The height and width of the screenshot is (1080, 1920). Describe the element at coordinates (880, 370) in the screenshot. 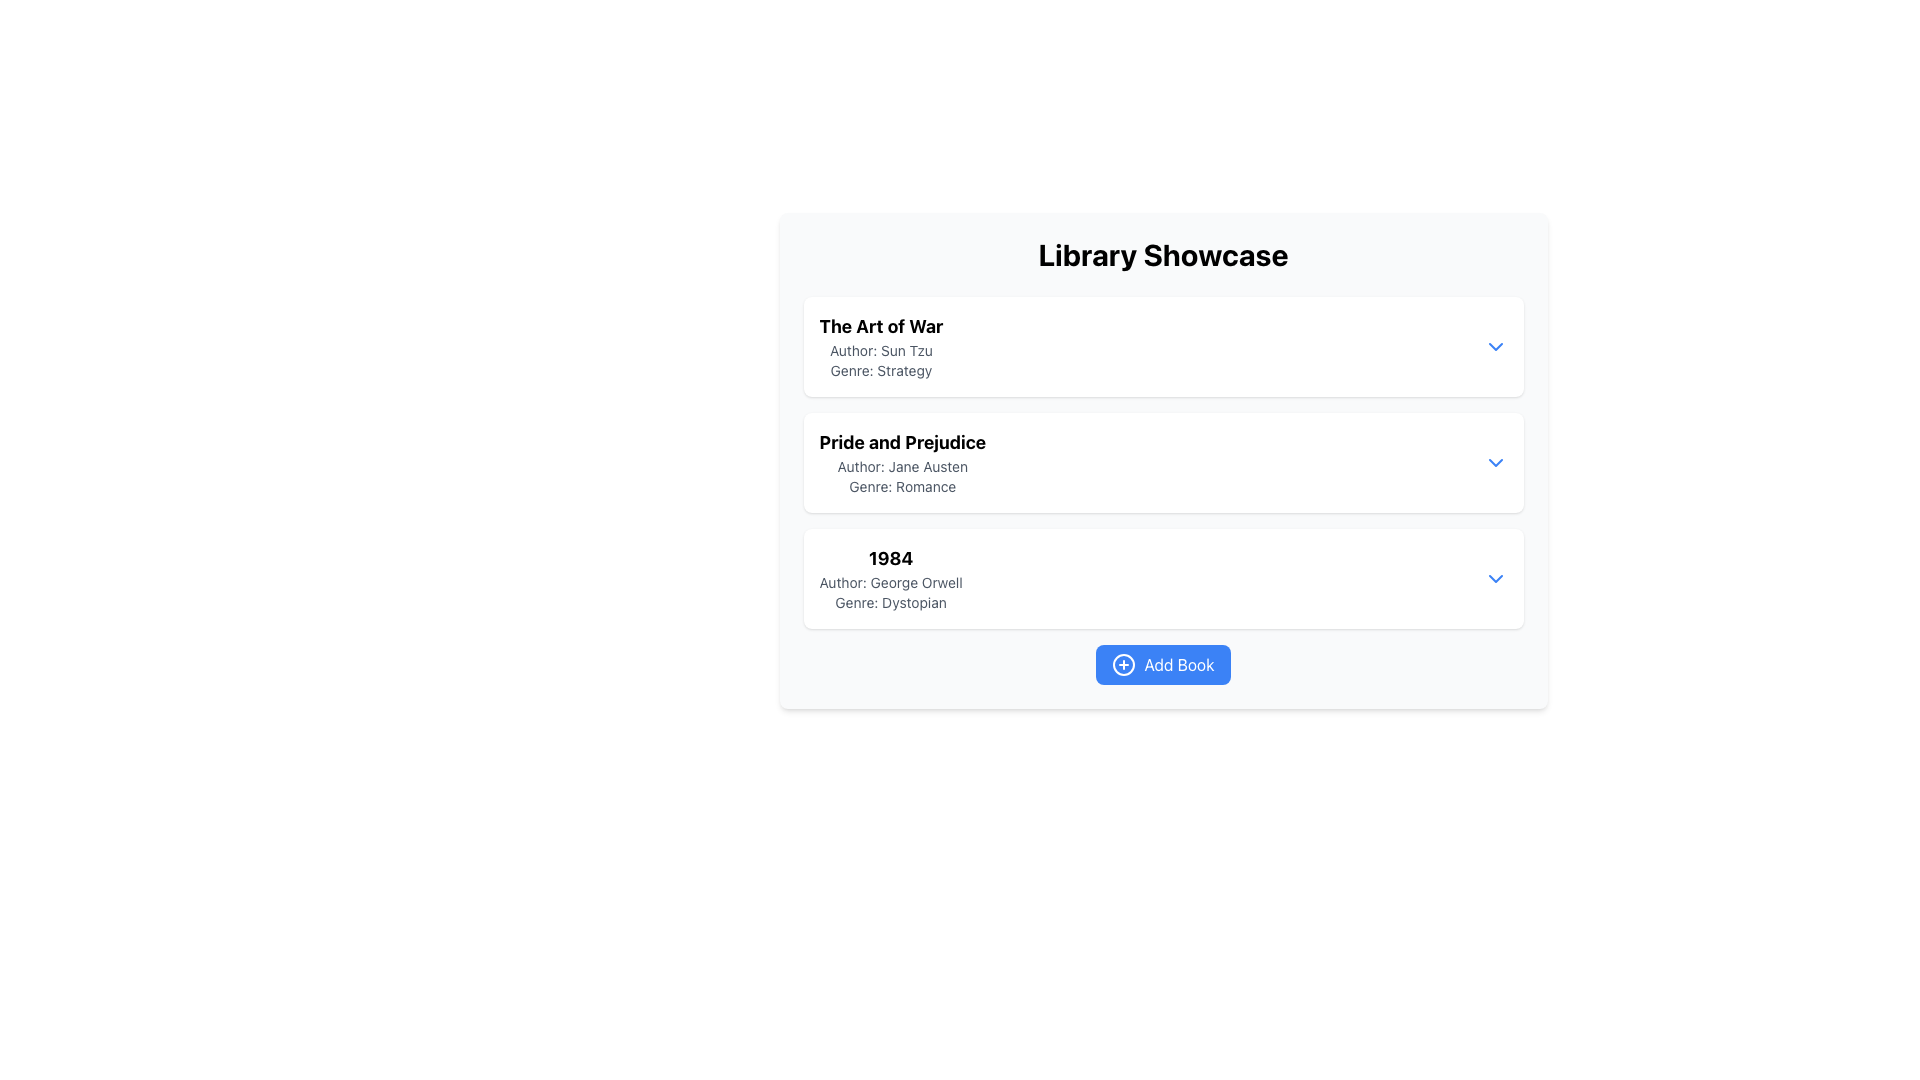

I see `the 'Strategy' text label located under the title 'The Art of War' and the author 'Sun Tzu' in the first card of the book list` at that location.